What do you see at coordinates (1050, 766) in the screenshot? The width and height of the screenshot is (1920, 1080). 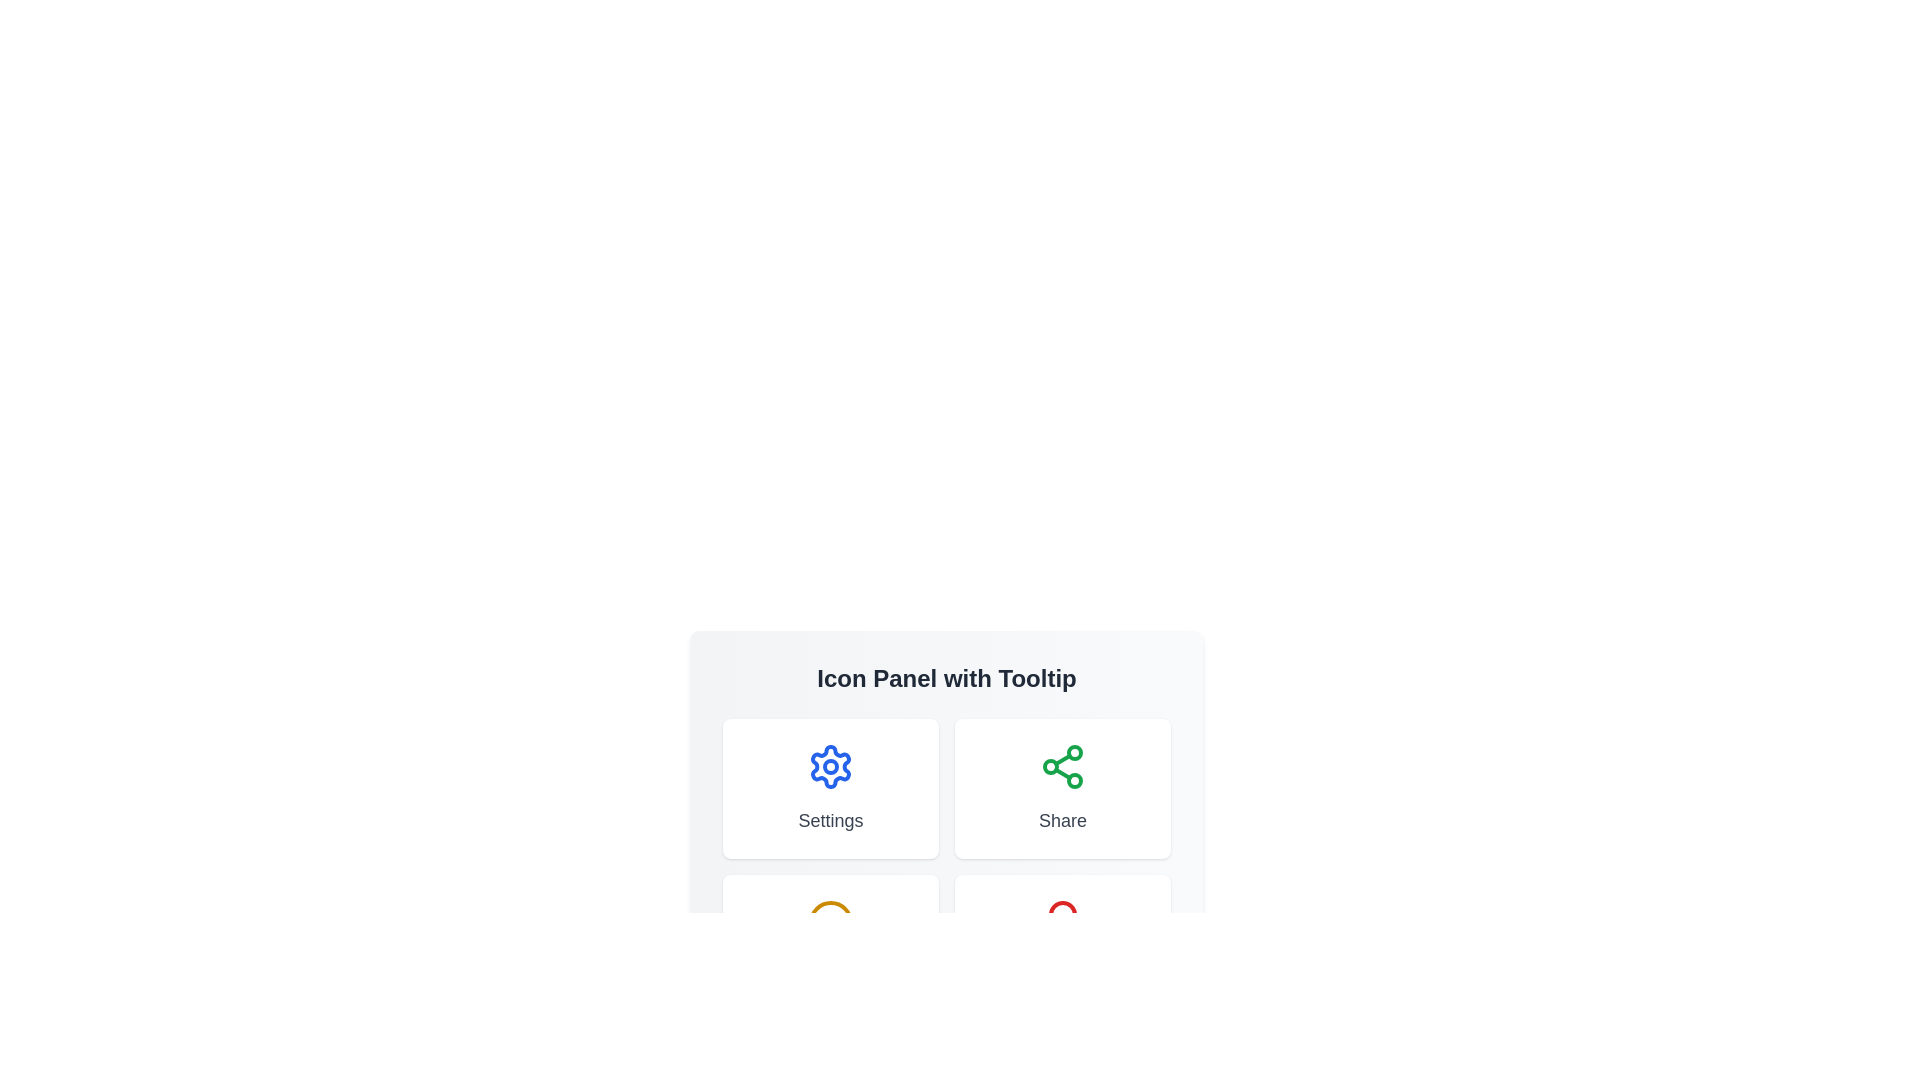 I see `the middle circle of three aligned circles that form part of the 'Share' icon, located within the card labeled 'Share' in the top-right corner of the 'Icon Panel with Tooltip'` at bounding box center [1050, 766].